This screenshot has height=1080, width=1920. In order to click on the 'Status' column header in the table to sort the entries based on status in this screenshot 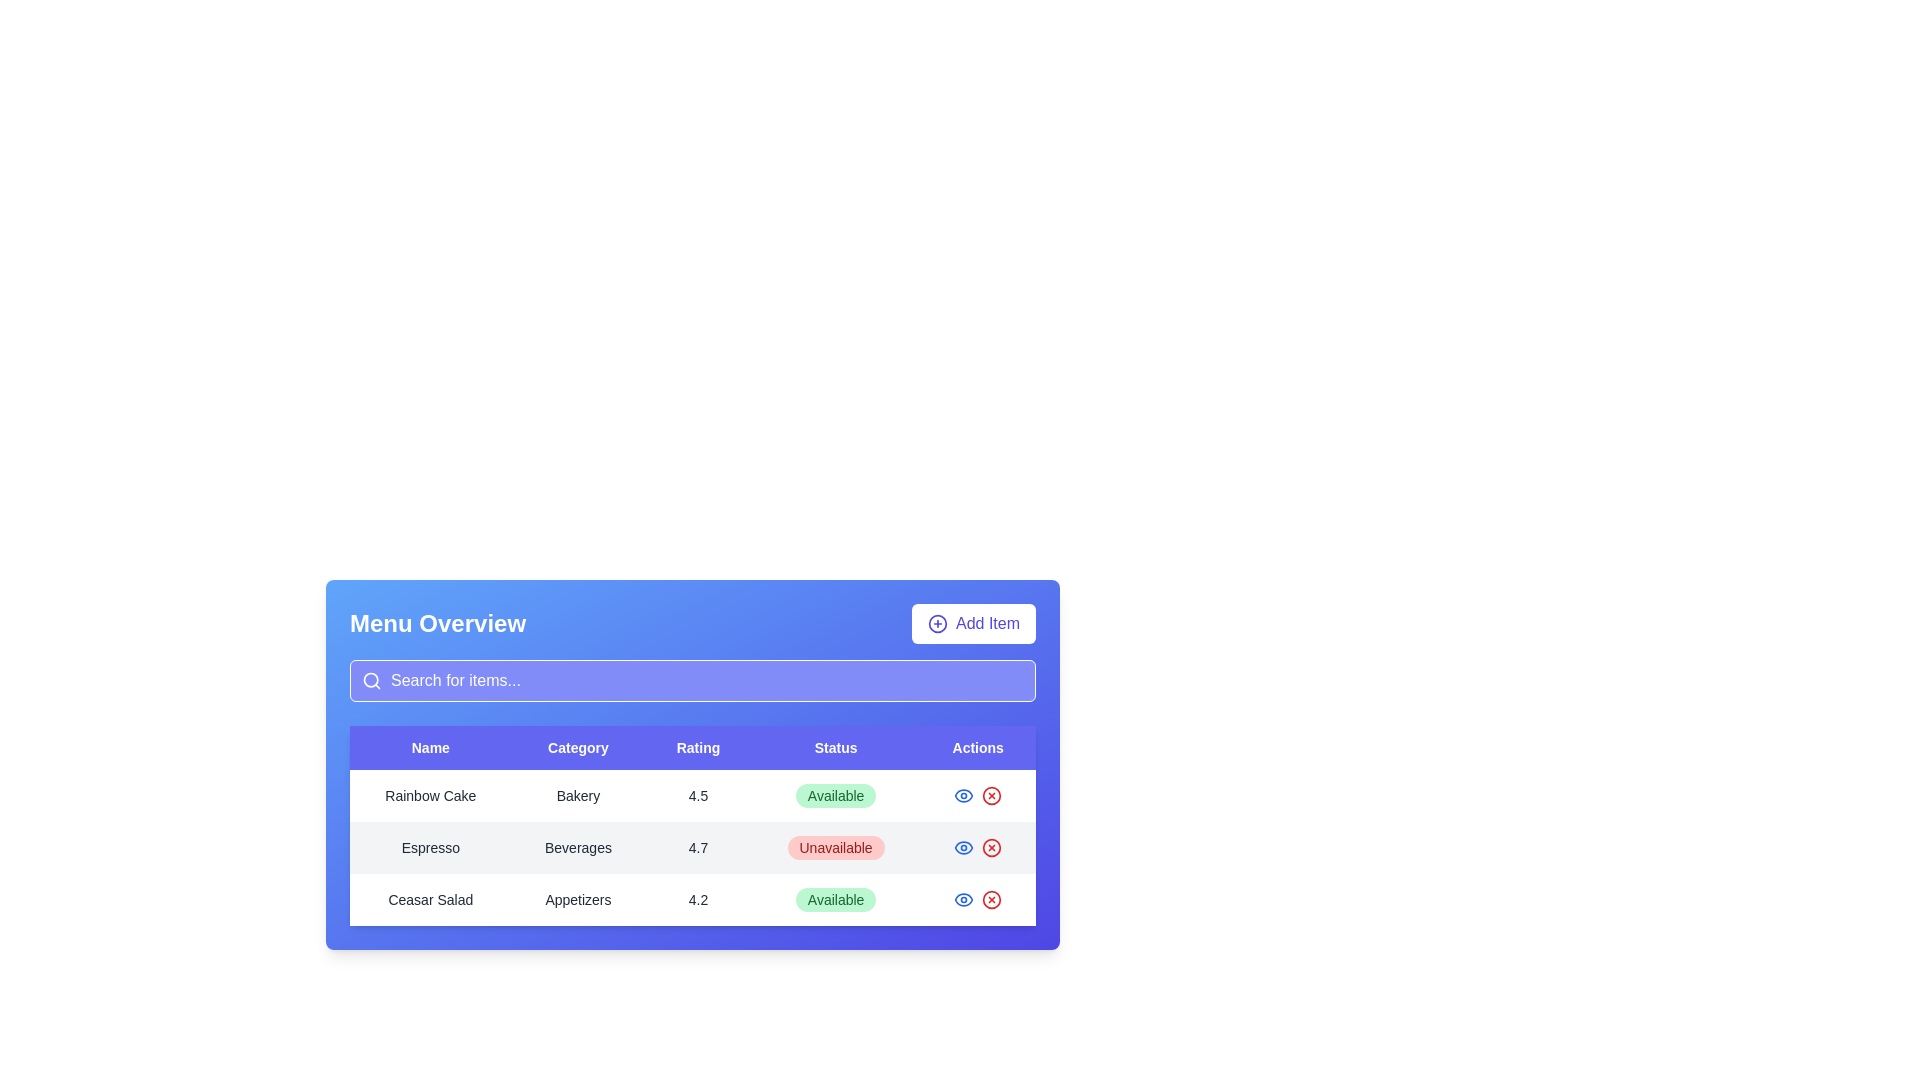, I will do `click(836, 748)`.